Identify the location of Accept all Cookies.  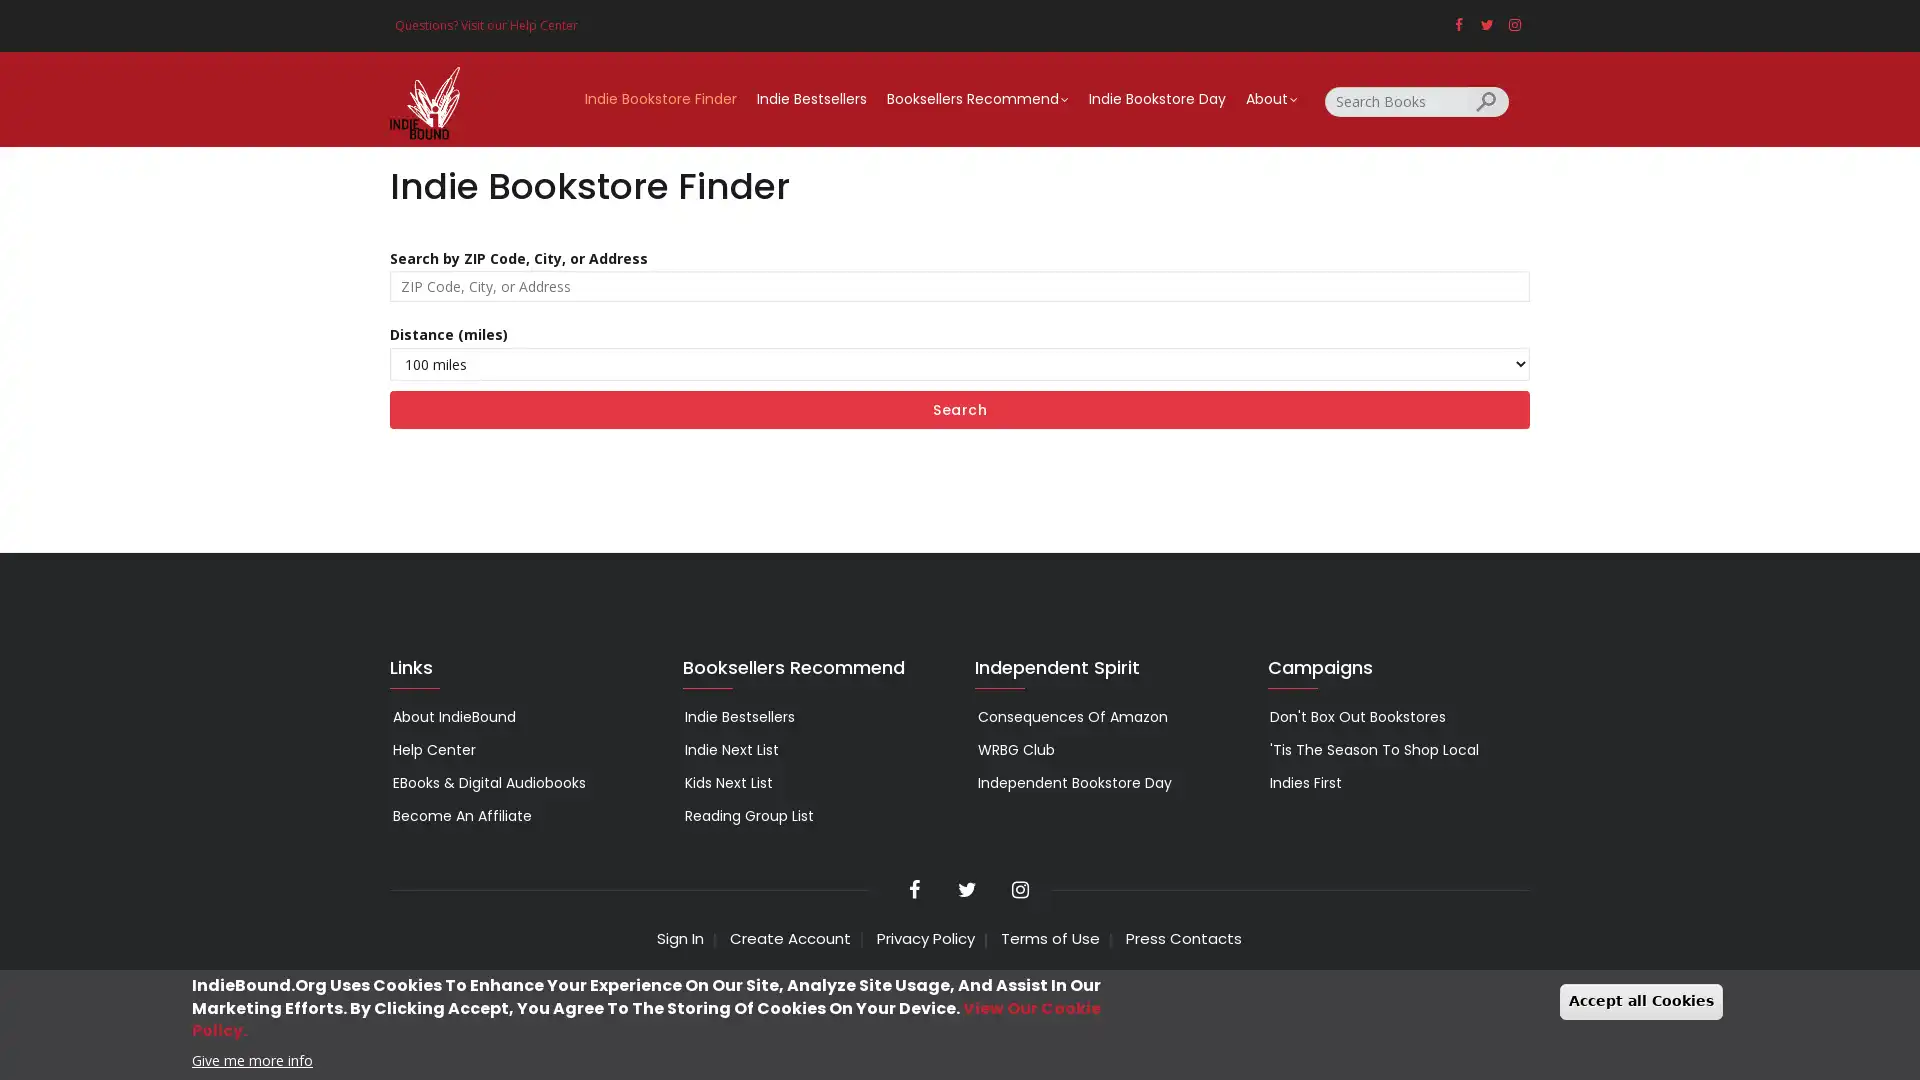
(1641, 1001).